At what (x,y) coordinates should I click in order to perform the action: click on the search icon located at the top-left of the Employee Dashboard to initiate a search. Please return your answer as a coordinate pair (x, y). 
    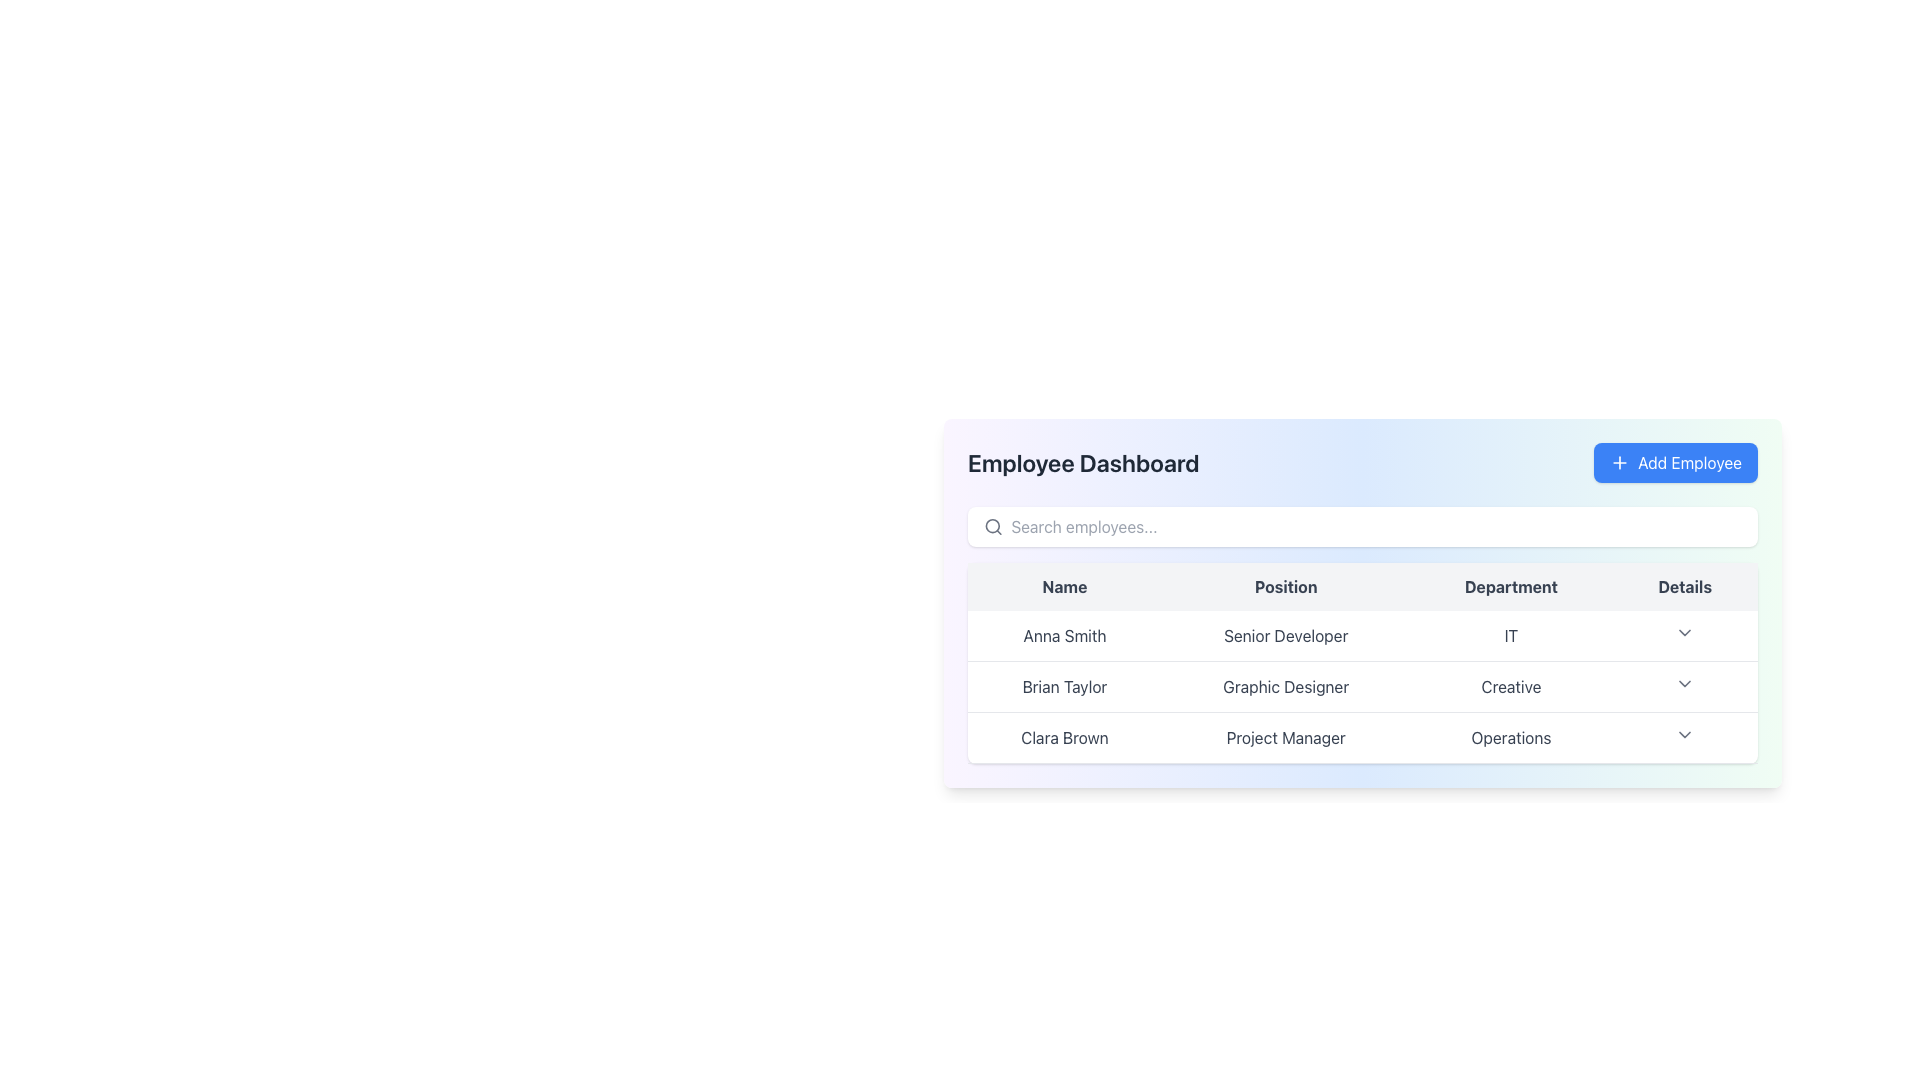
    Looking at the image, I should click on (993, 526).